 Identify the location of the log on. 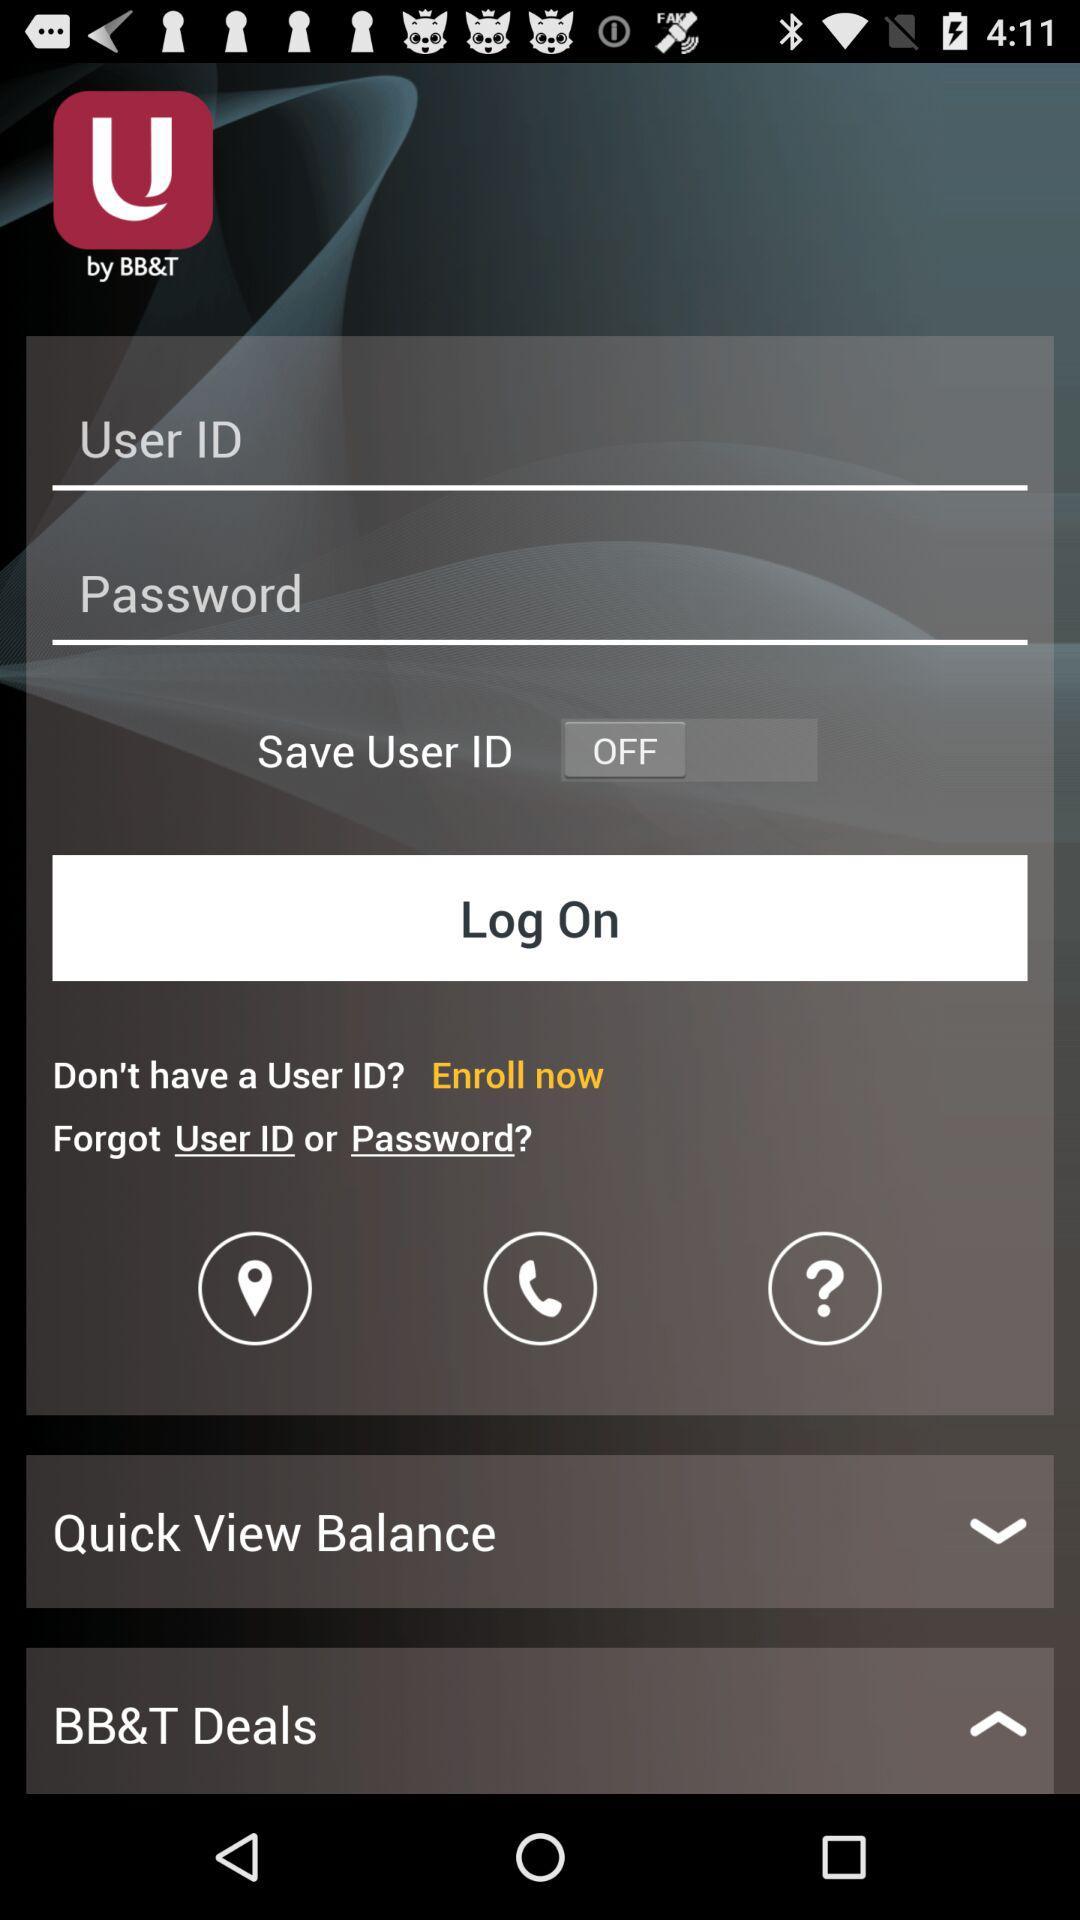
(540, 916).